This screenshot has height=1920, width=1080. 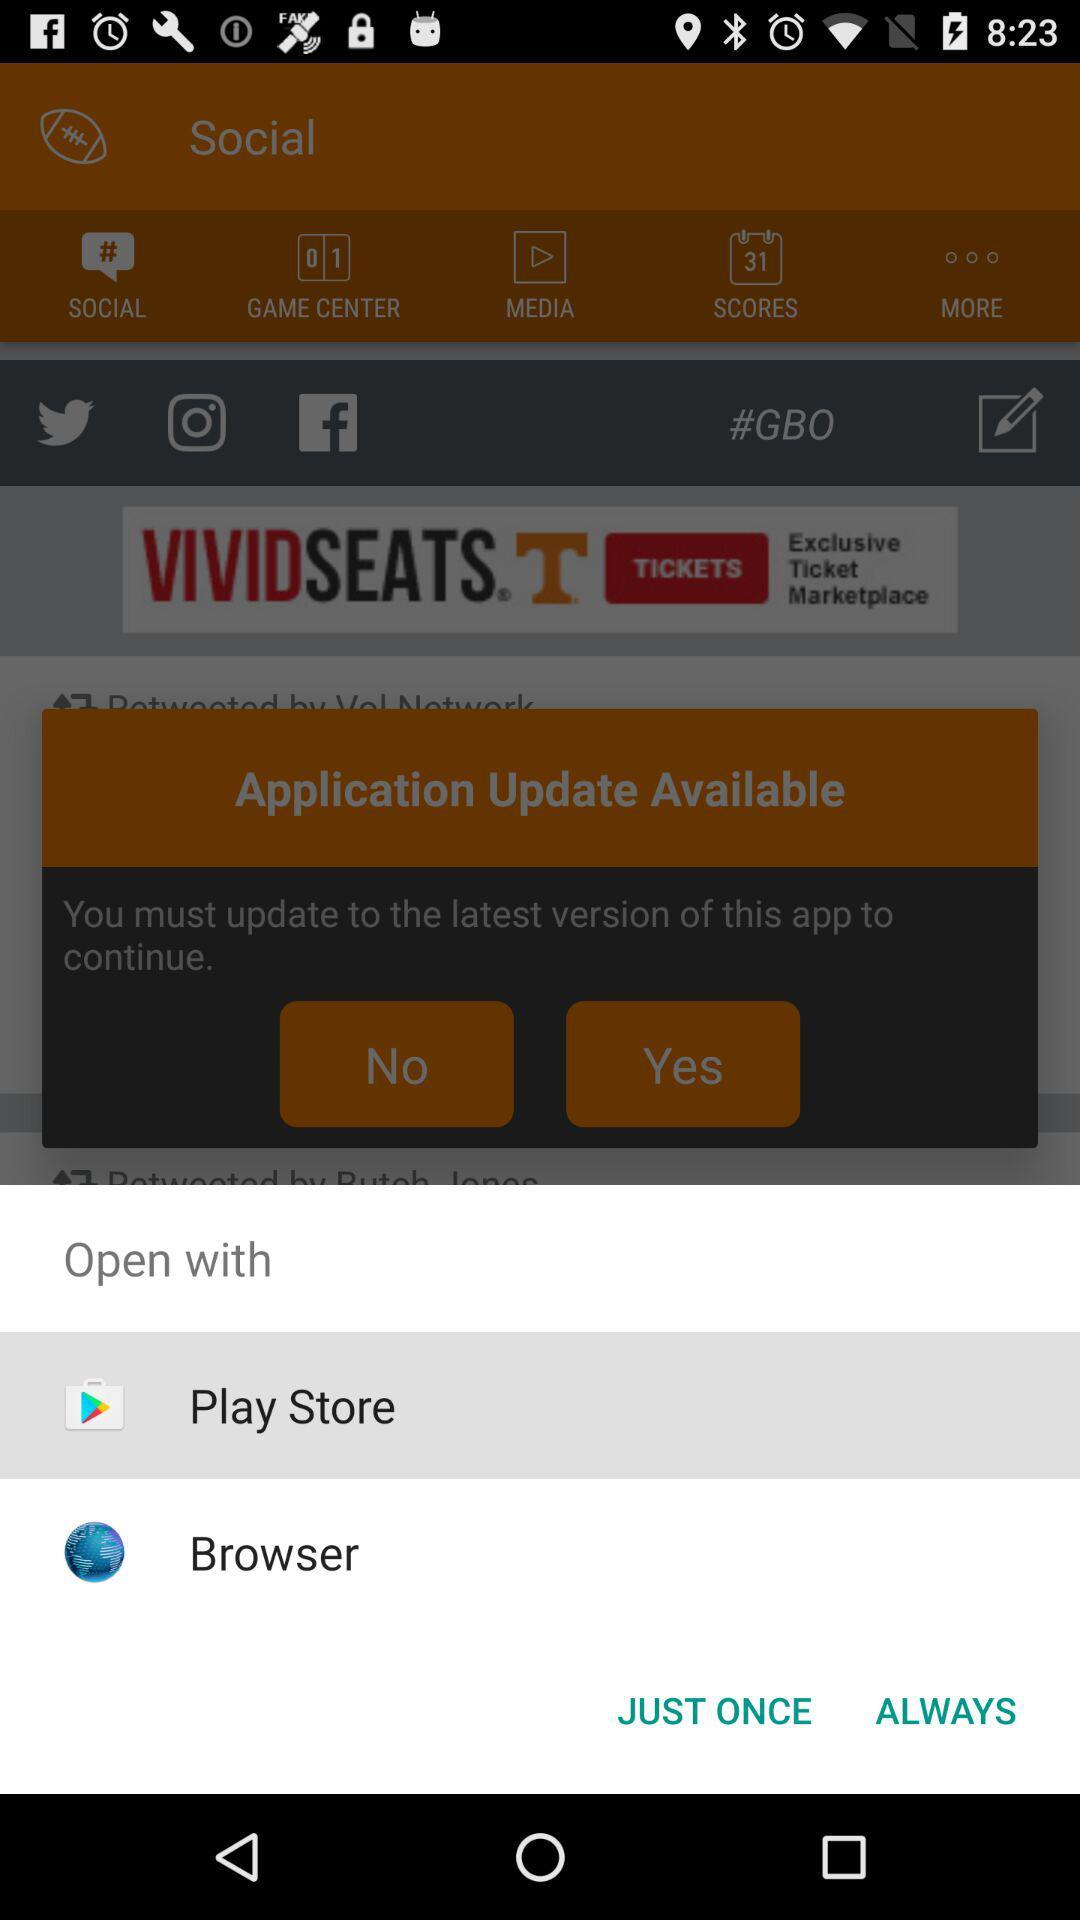 What do you see at coordinates (292, 1404) in the screenshot?
I see `play store app` at bounding box center [292, 1404].